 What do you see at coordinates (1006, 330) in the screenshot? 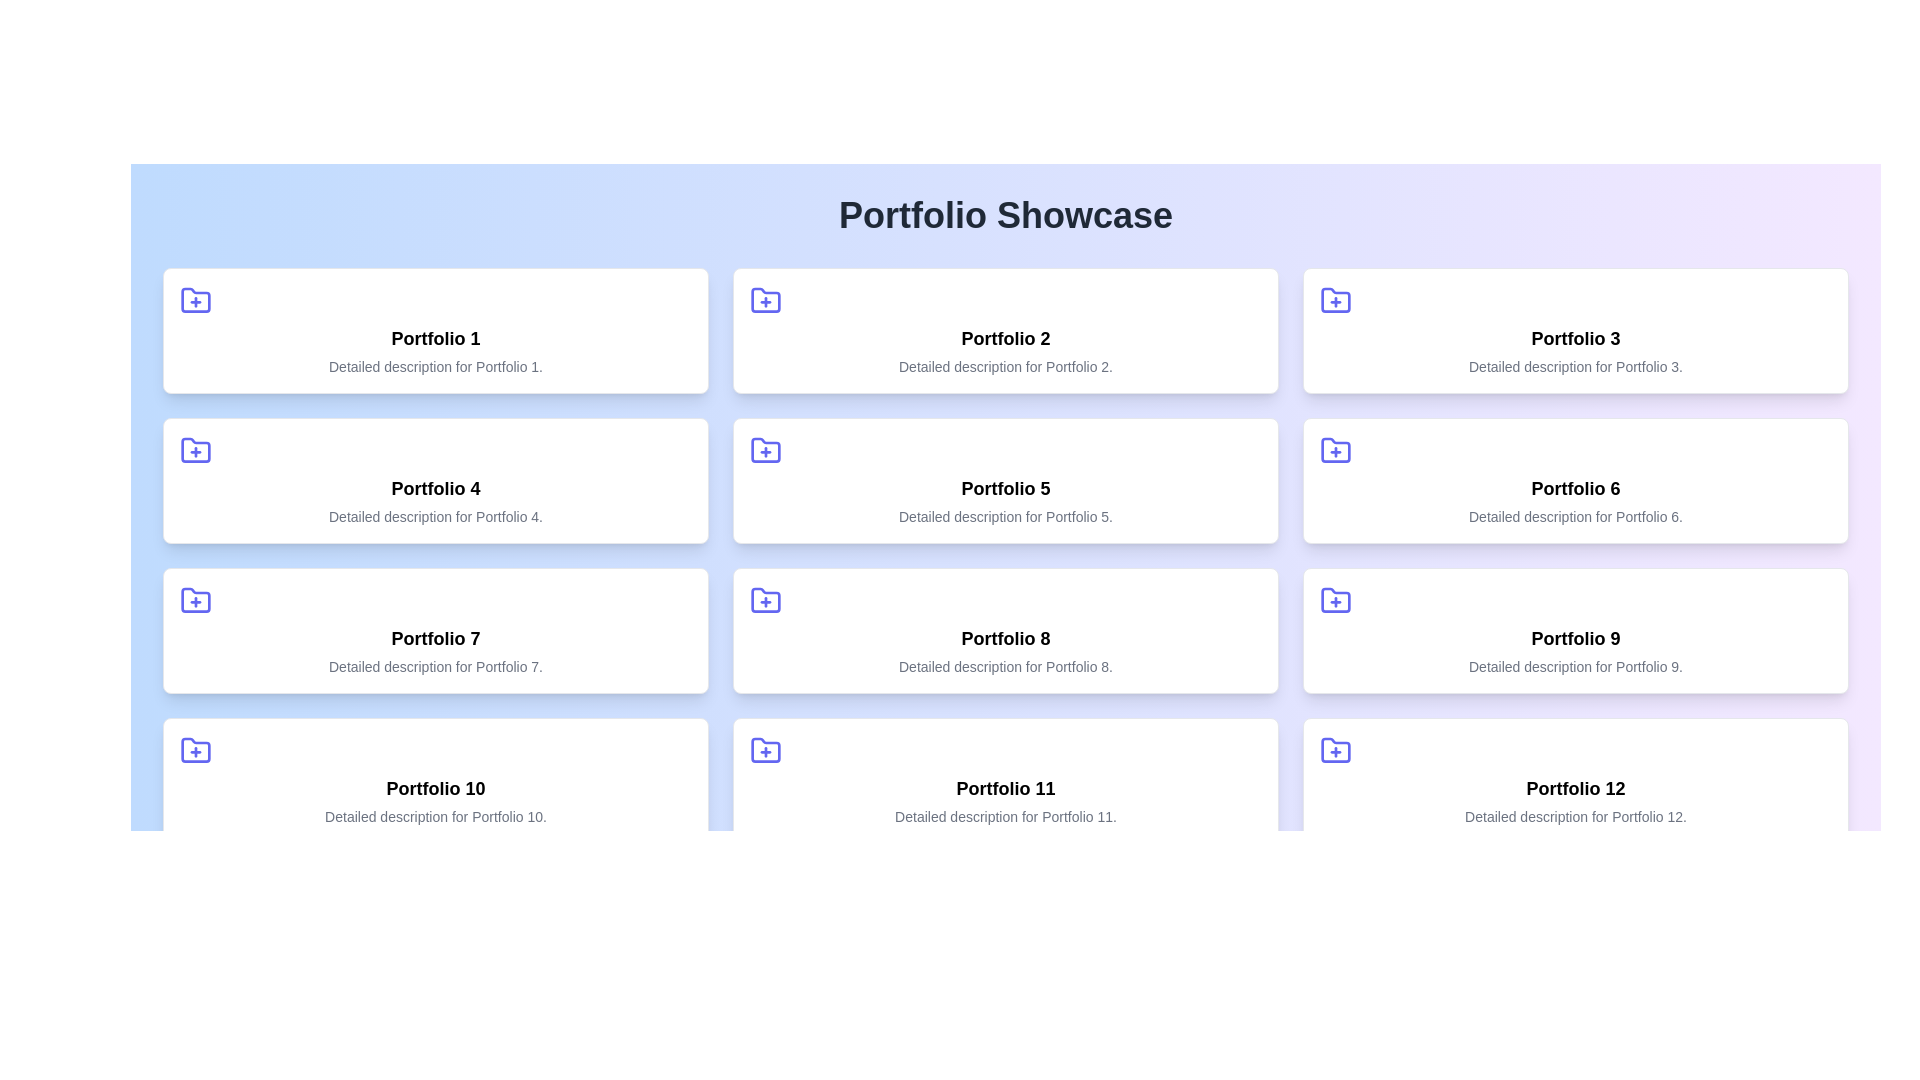
I see `the Card displaying the title and description for 'Portfolio 2' located in the second column of the first row within a grid layout` at bounding box center [1006, 330].